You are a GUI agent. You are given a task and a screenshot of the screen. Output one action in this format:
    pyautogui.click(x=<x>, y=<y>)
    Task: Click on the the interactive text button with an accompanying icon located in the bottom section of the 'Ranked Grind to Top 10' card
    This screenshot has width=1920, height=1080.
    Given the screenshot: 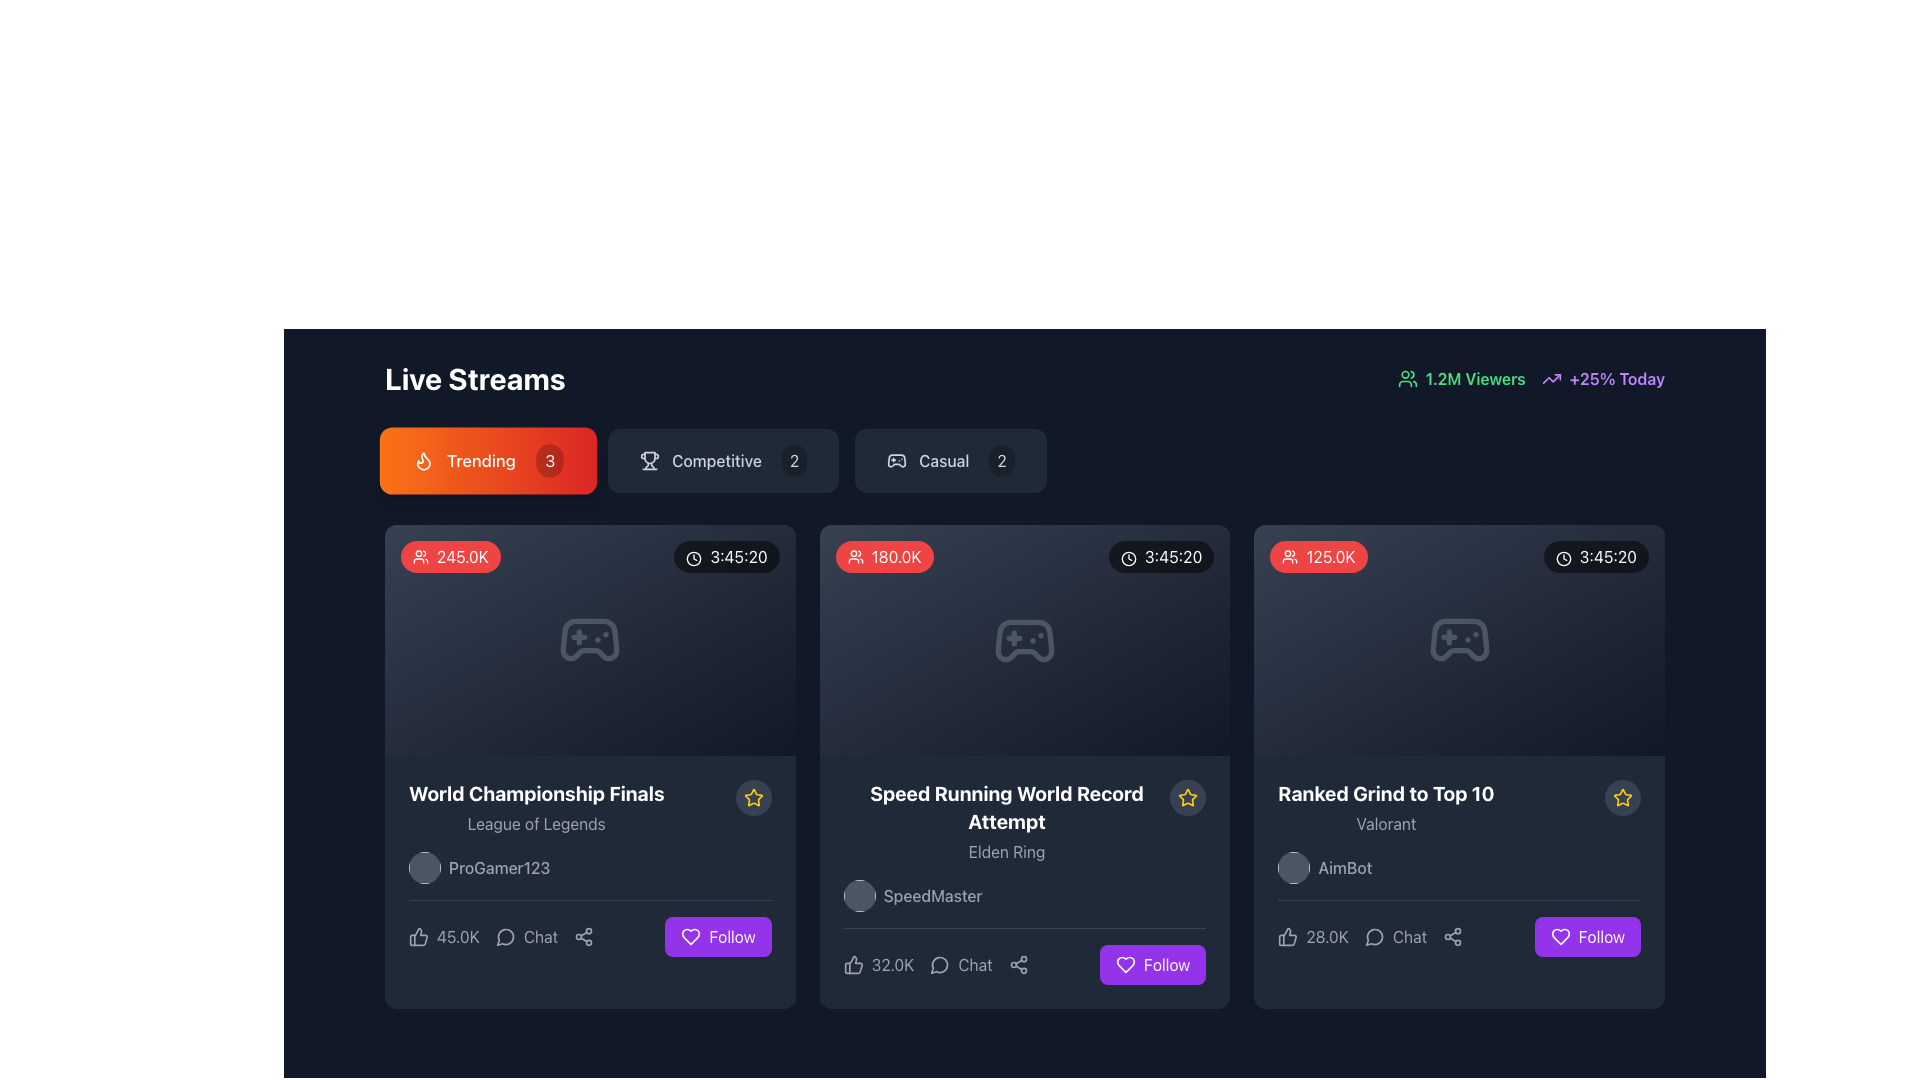 What is the action you would take?
    pyautogui.click(x=1395, y=937)
    